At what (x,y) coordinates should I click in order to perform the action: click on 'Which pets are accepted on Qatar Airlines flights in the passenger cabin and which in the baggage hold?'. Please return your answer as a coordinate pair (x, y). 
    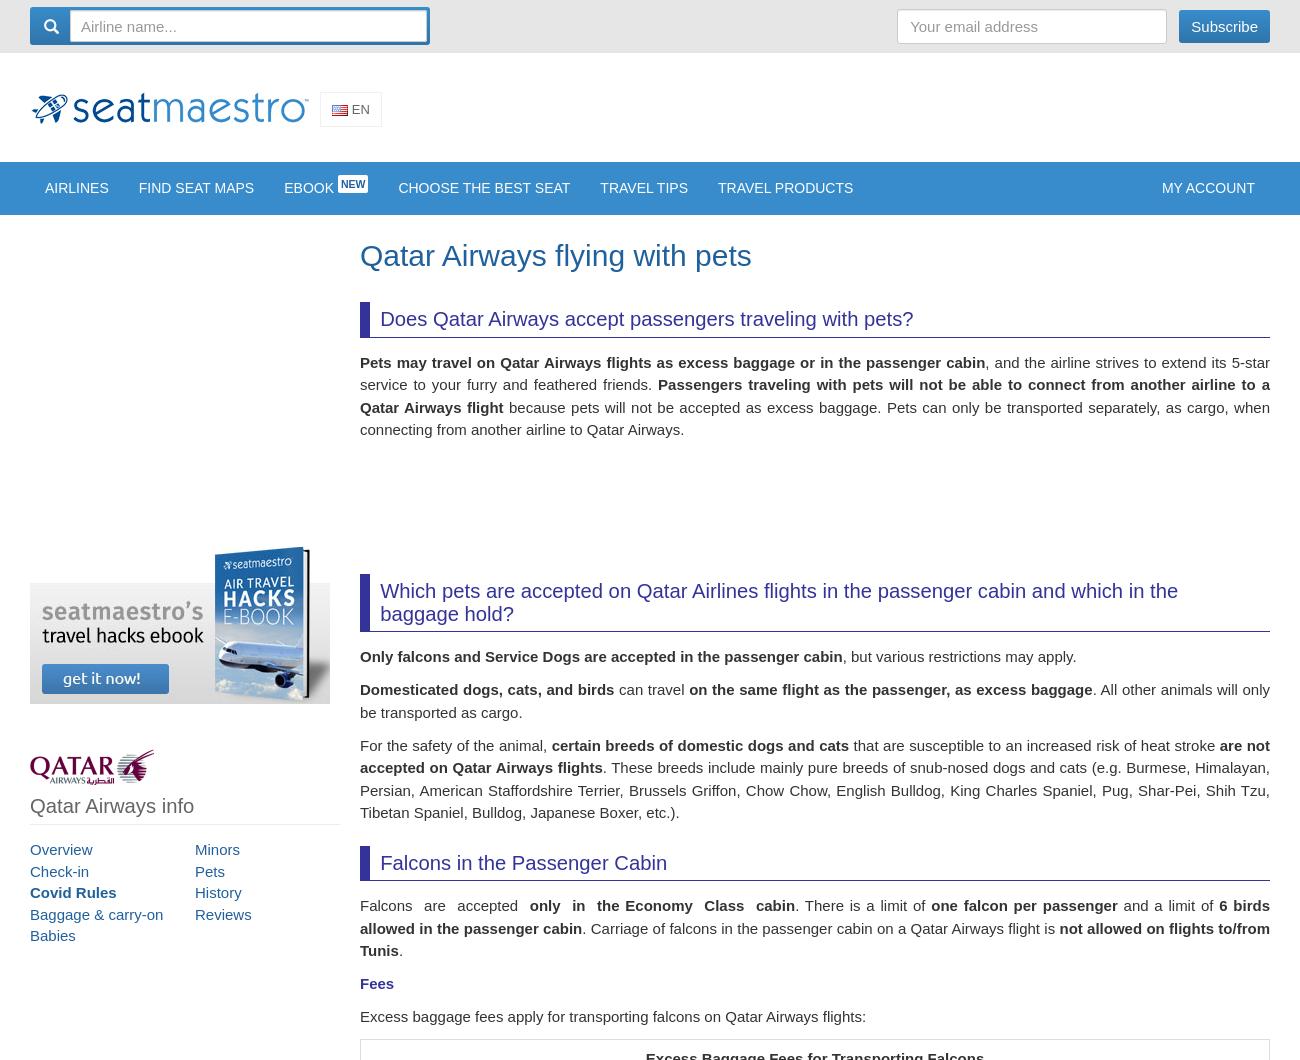
    Looking at the image, I should click on (777, 615).